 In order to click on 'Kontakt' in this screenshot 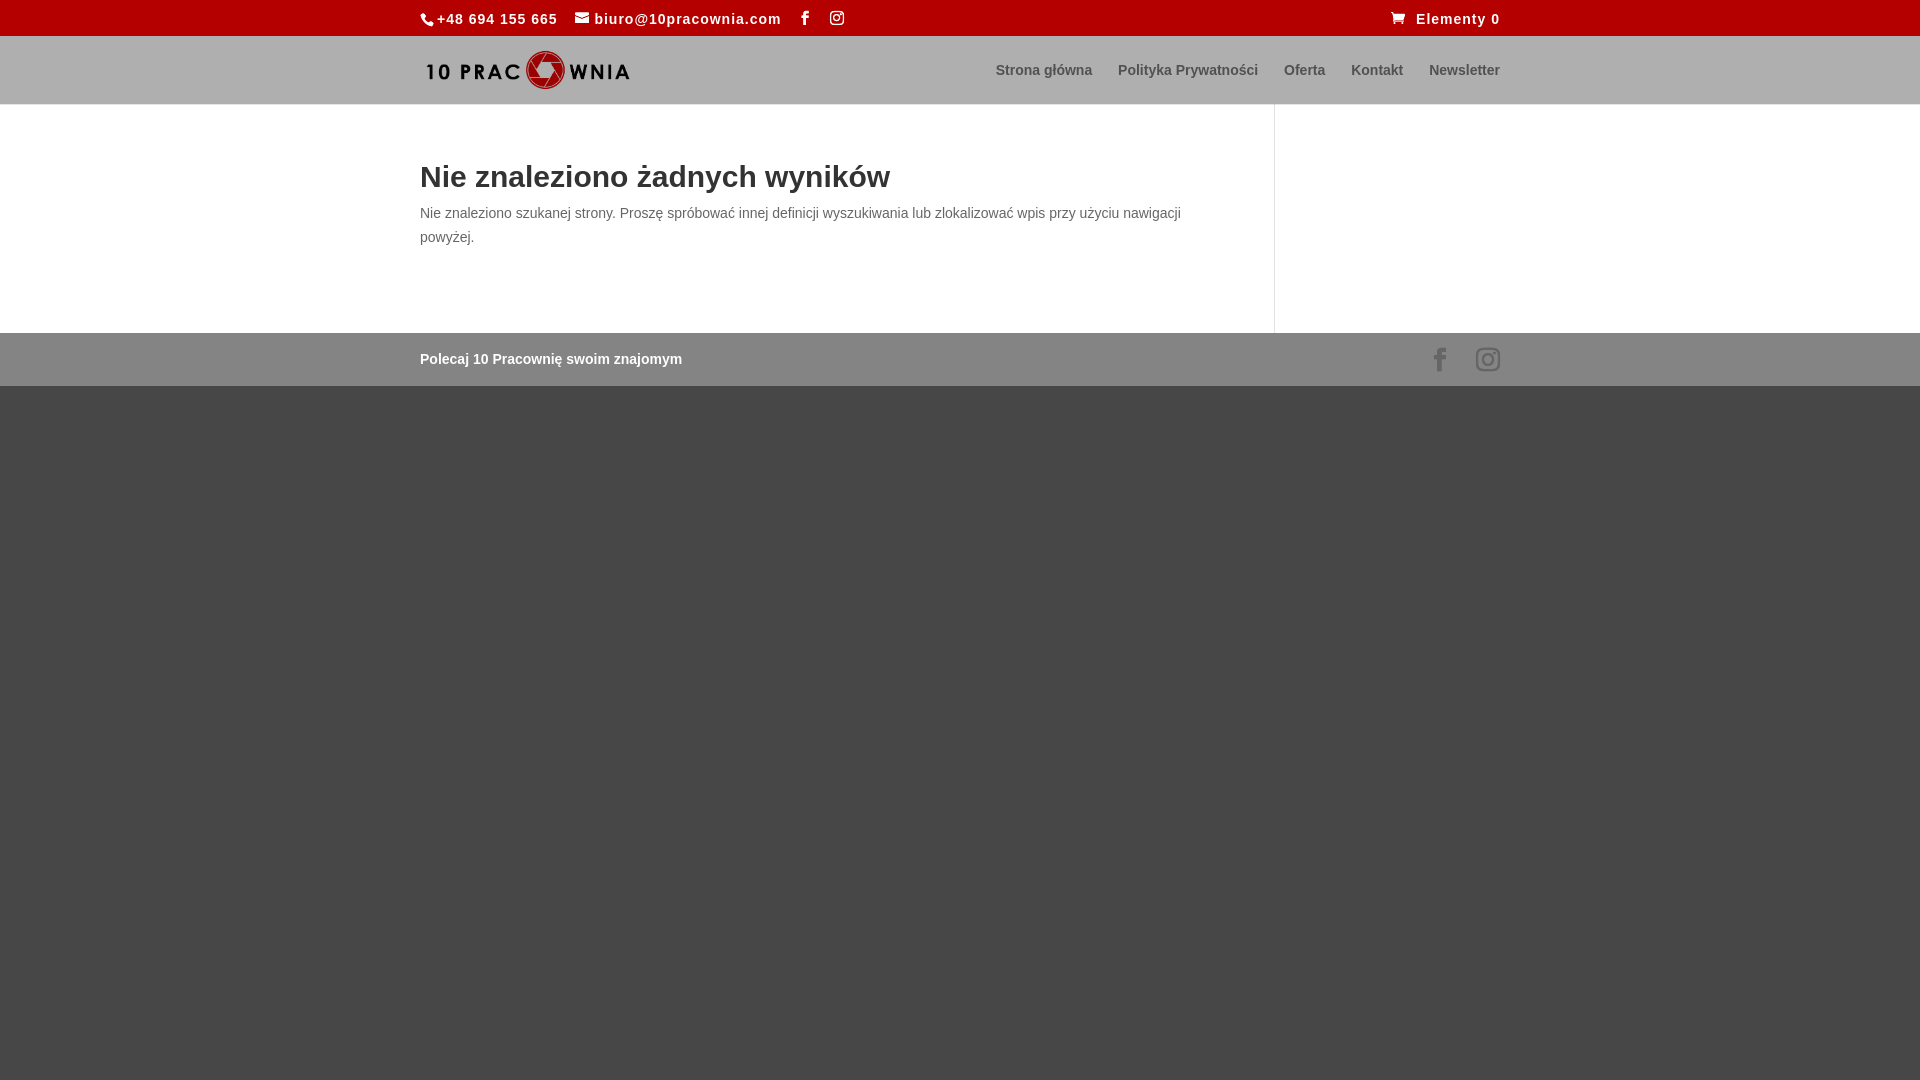, I will do `click(1376, 82)`.